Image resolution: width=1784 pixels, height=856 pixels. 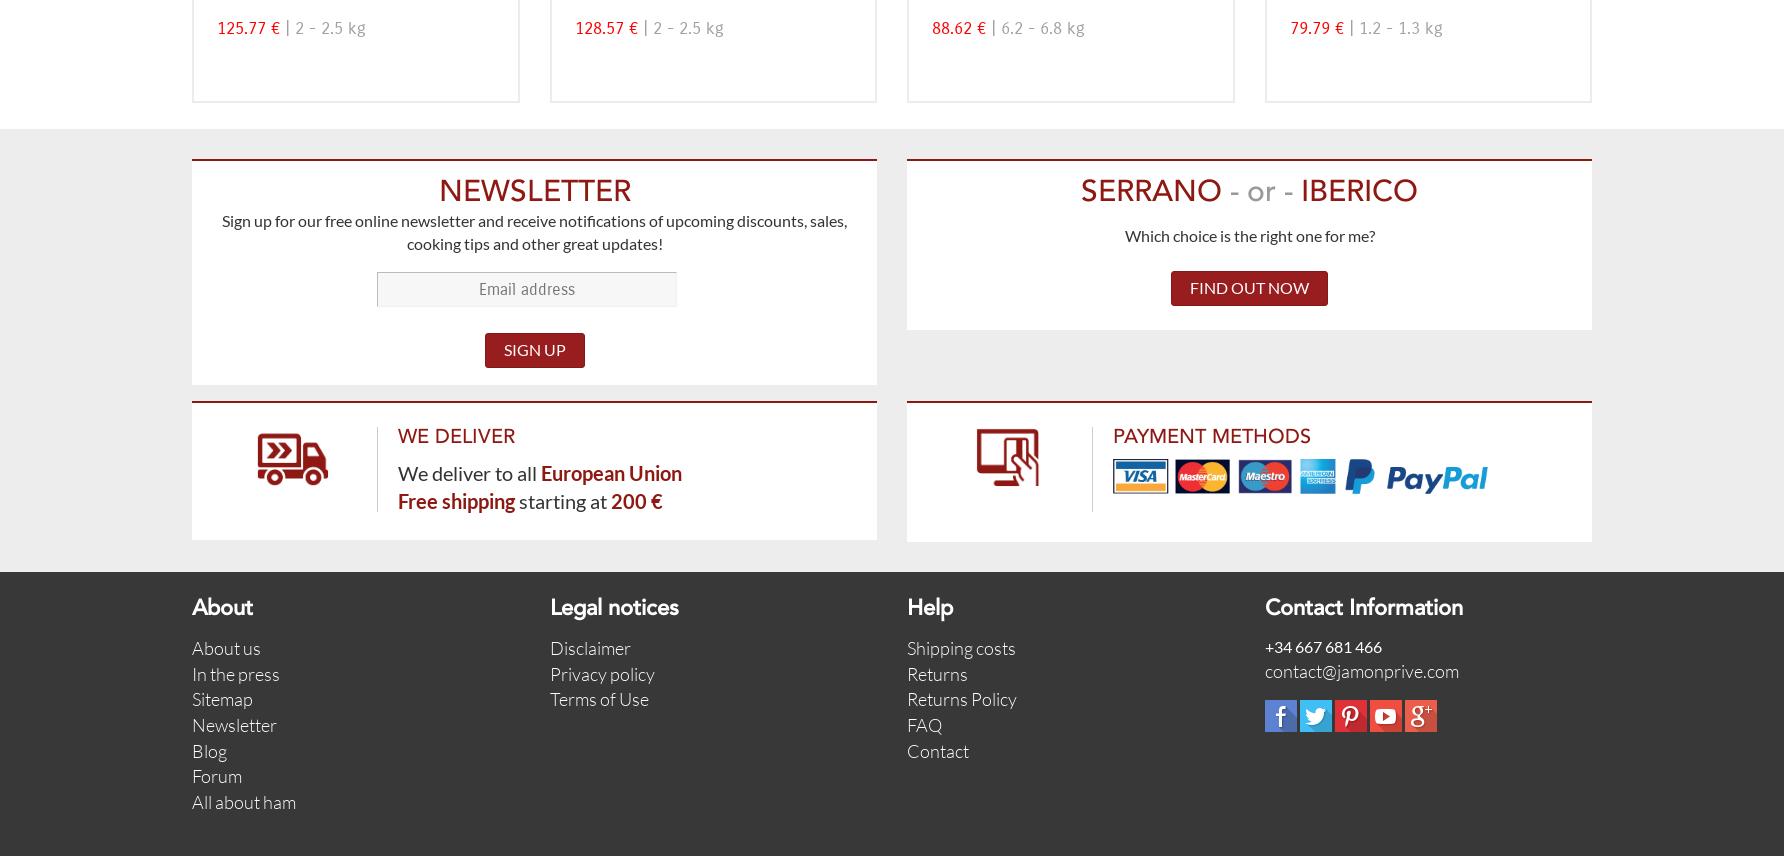 What do you see at coordinates (1361, 669) in the screenshot?
I see `'contact@jamonprive.com'` at bounding box center [1361, 669].